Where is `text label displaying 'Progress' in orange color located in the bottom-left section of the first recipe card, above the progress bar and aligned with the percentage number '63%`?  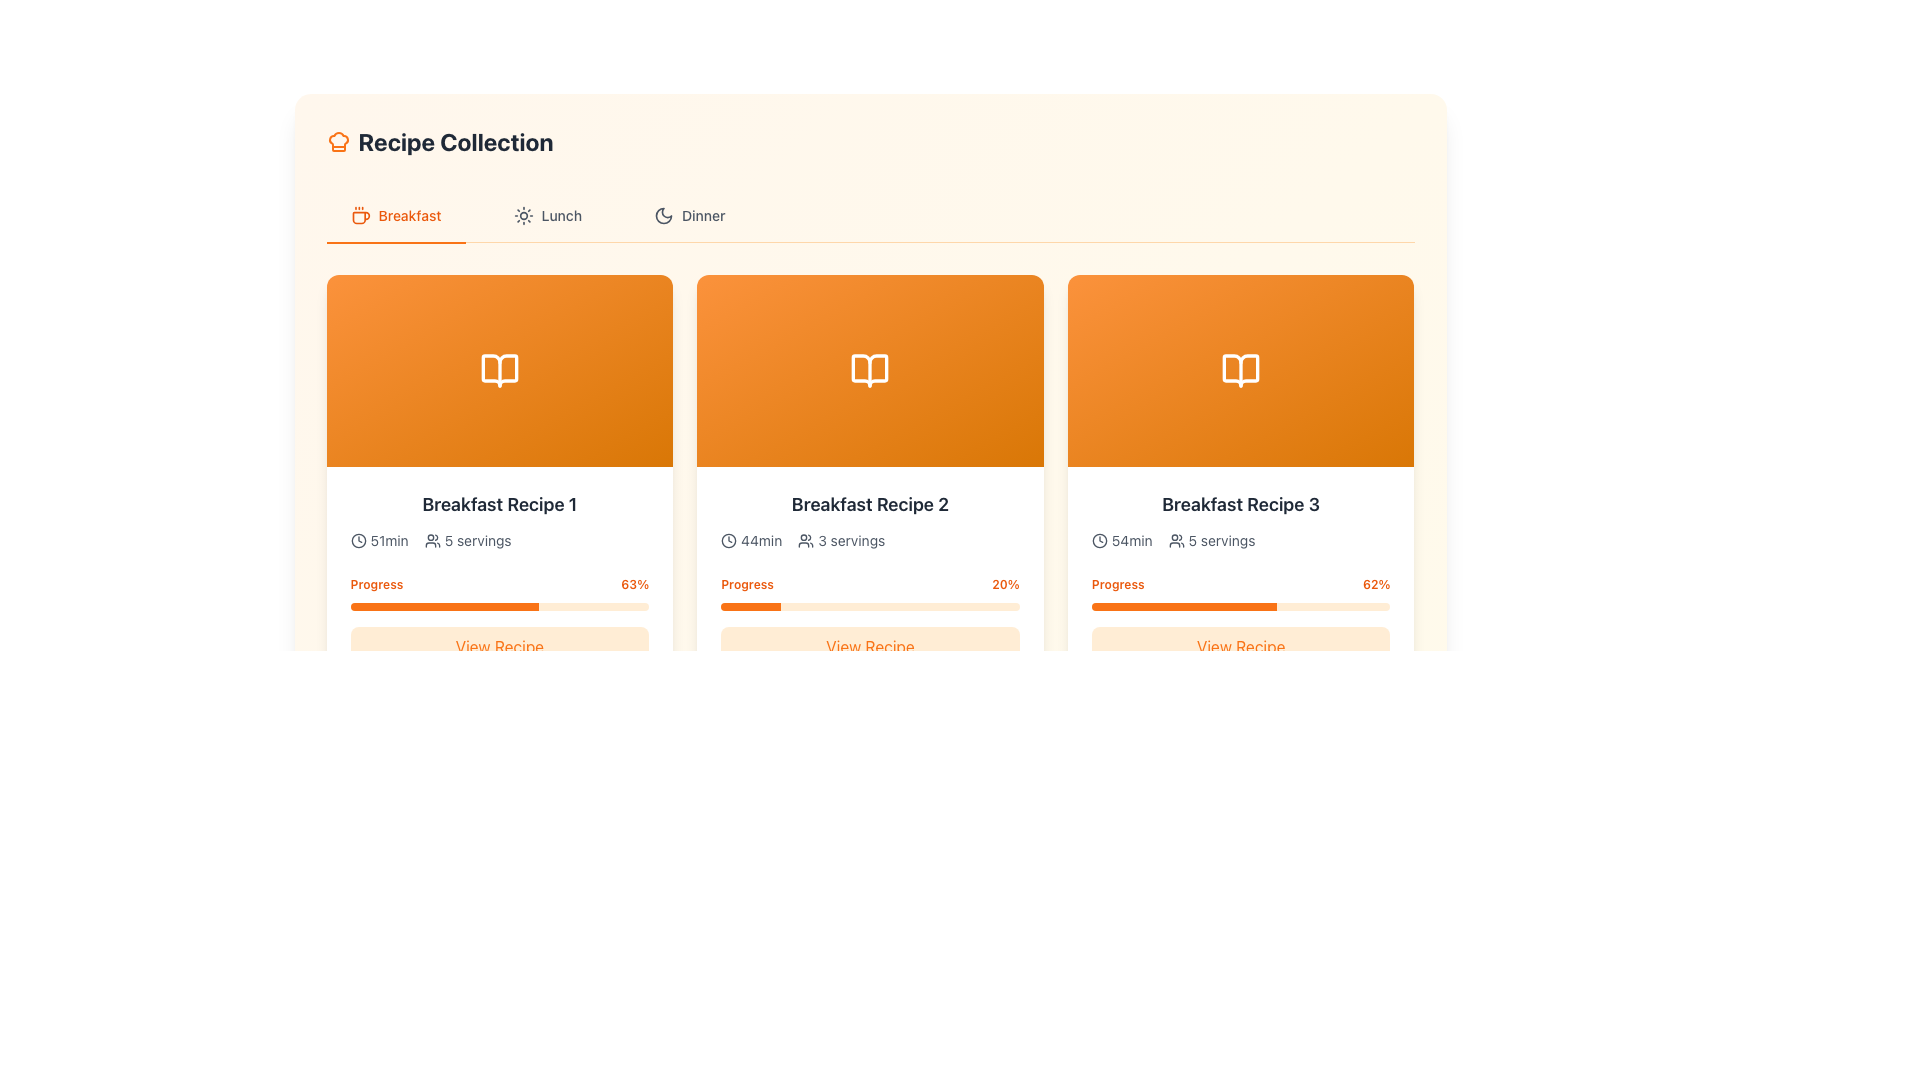
text label displaying 'Progress' in orange color located in the bottom-left section of the first recipe card, above the progress bar and aligned with the percentage number '63% is located at coordinates (376, 582).